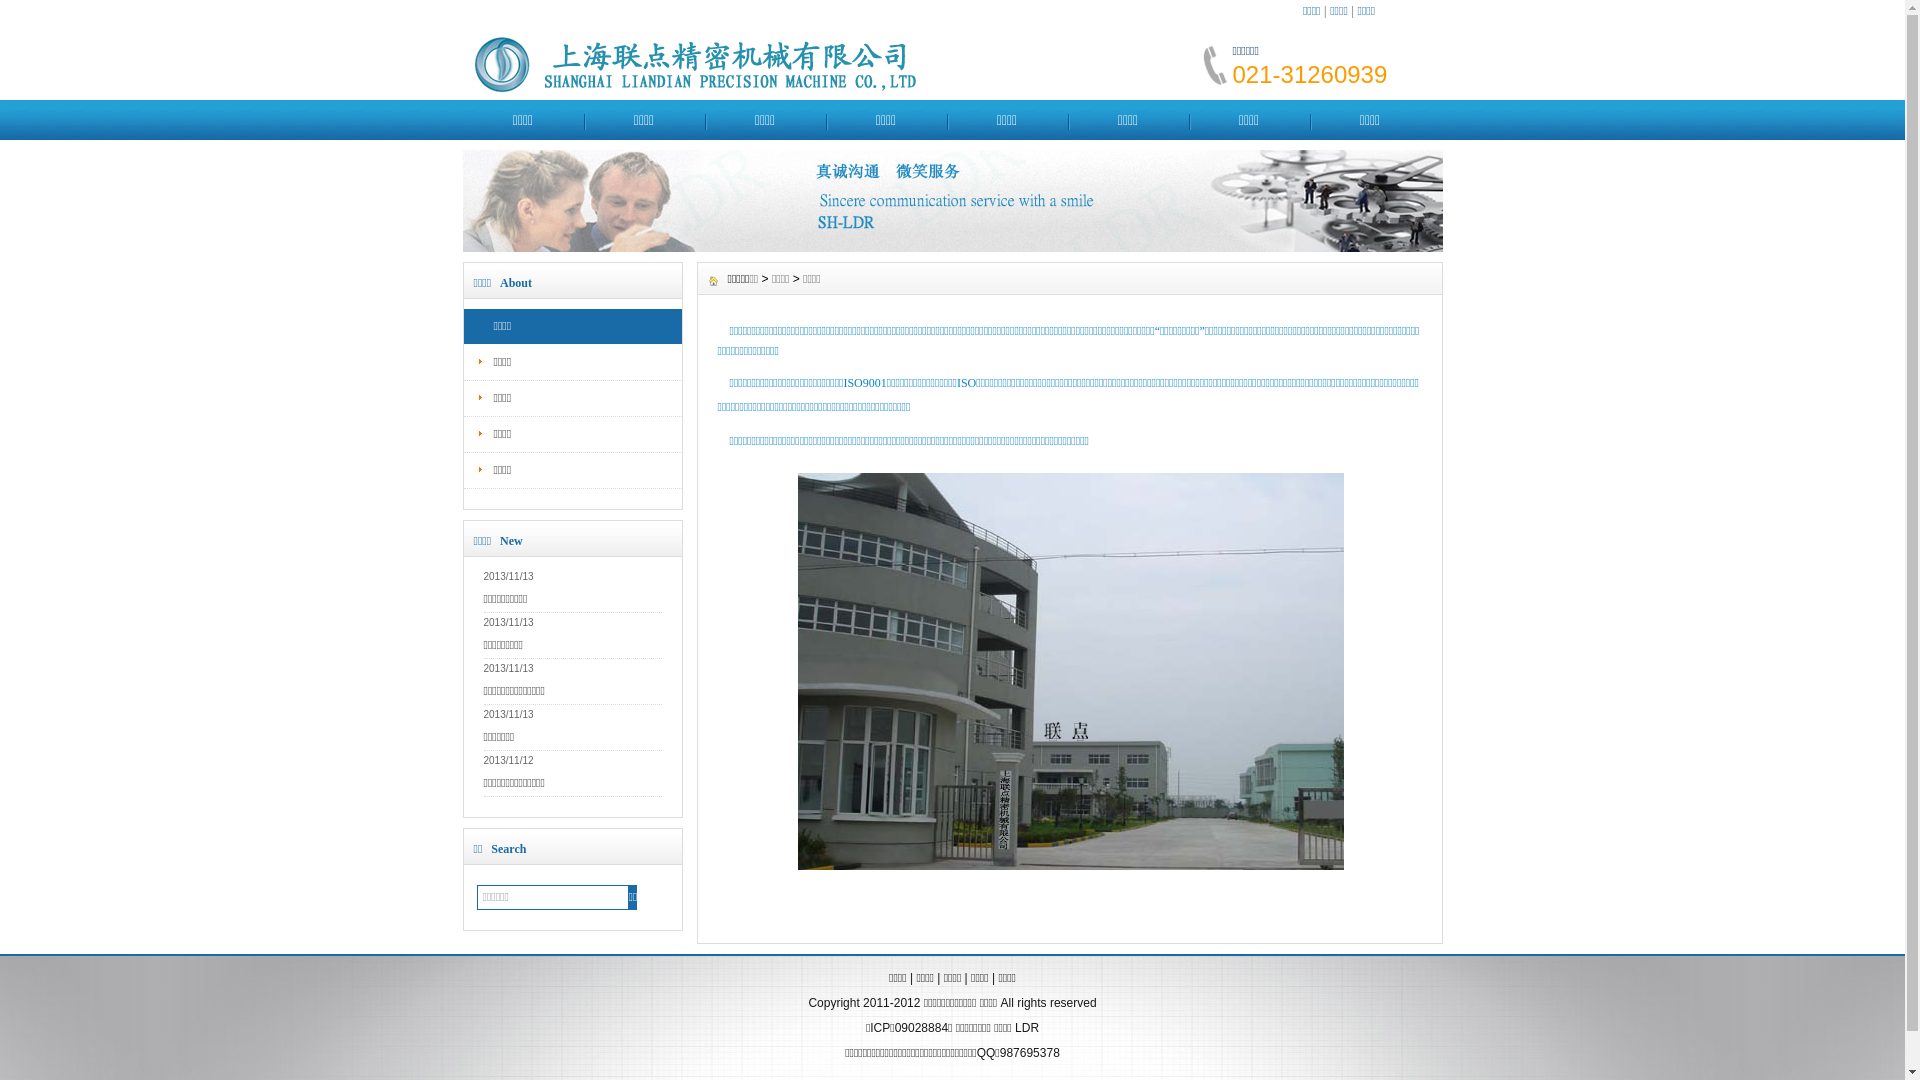 Image resolution: width=1920 pixels, height=1080 pixels. Describe the element at coordinates (1027, 1028) in the screenshot. I see `'LDR'` at that location.